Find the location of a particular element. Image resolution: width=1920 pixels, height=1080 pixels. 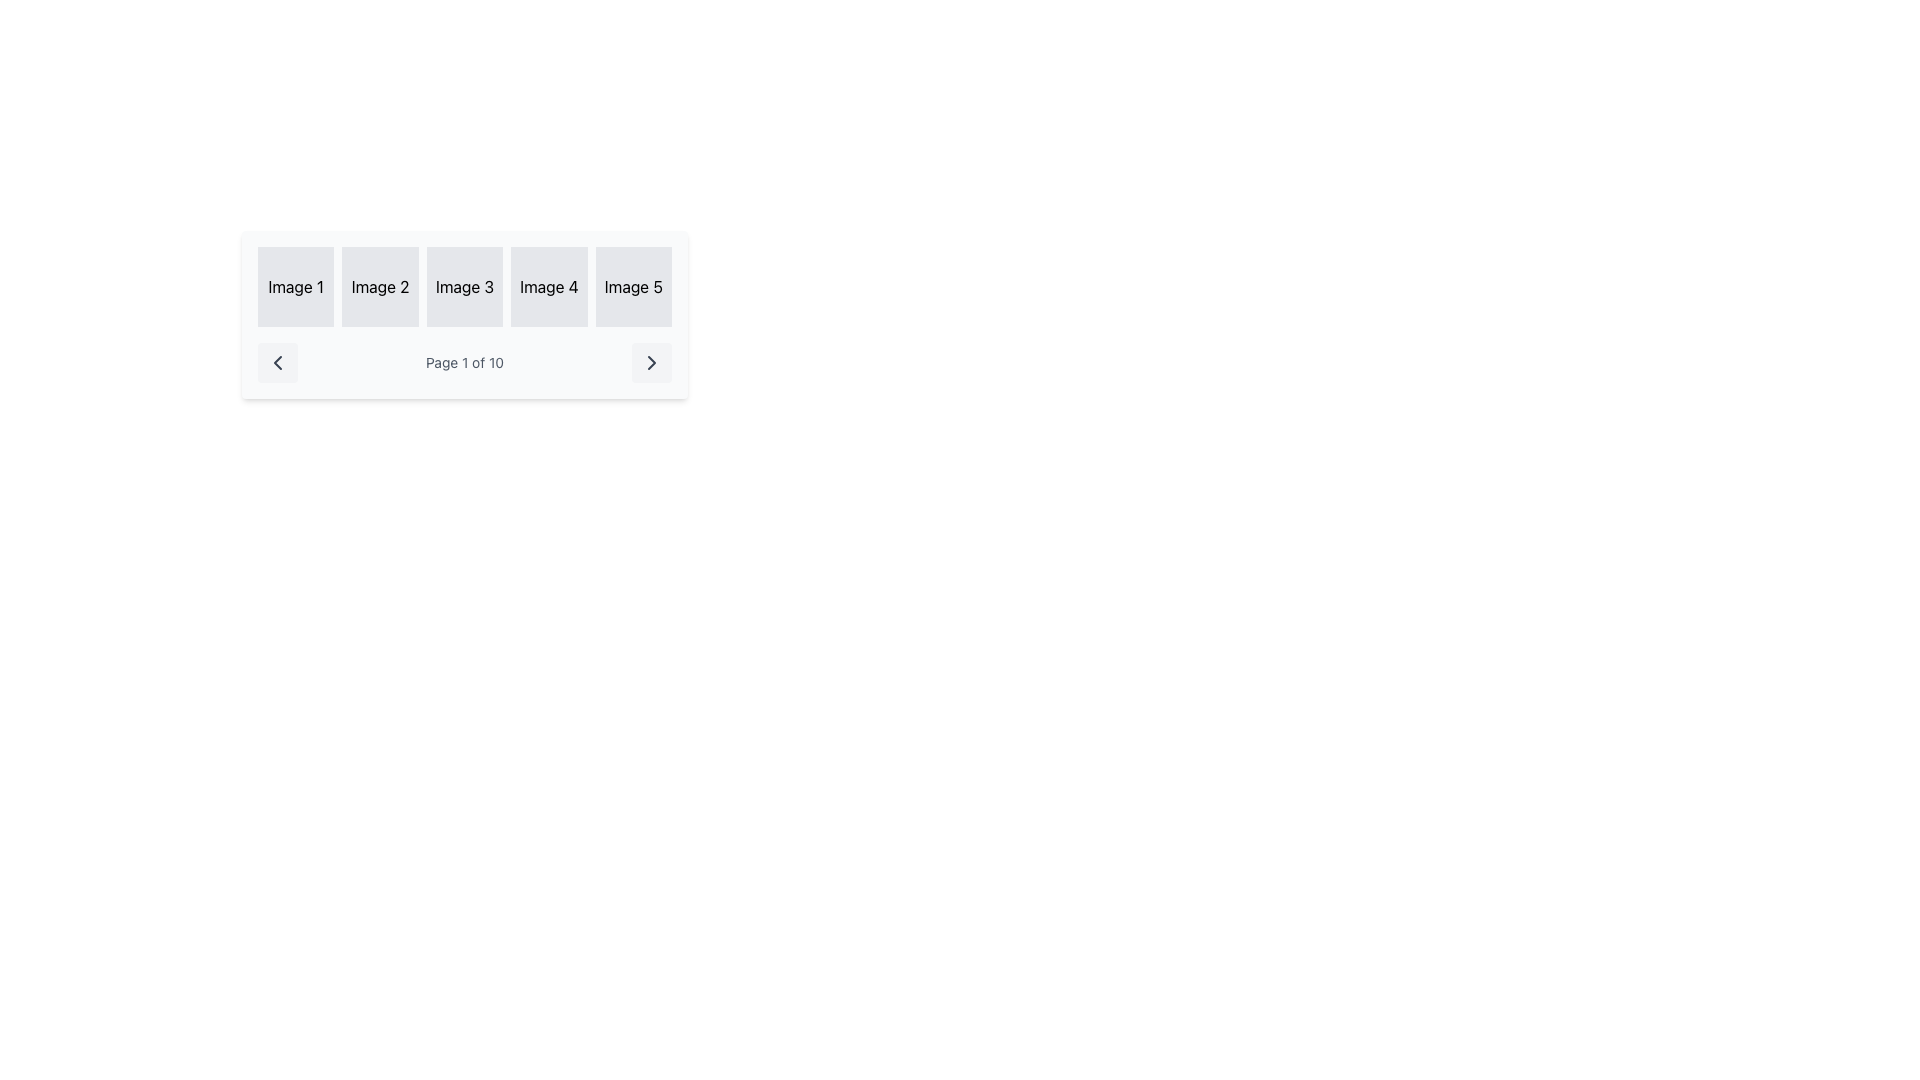

the label representing 'Image 5' in the grid is located at coordinates (632, 286).